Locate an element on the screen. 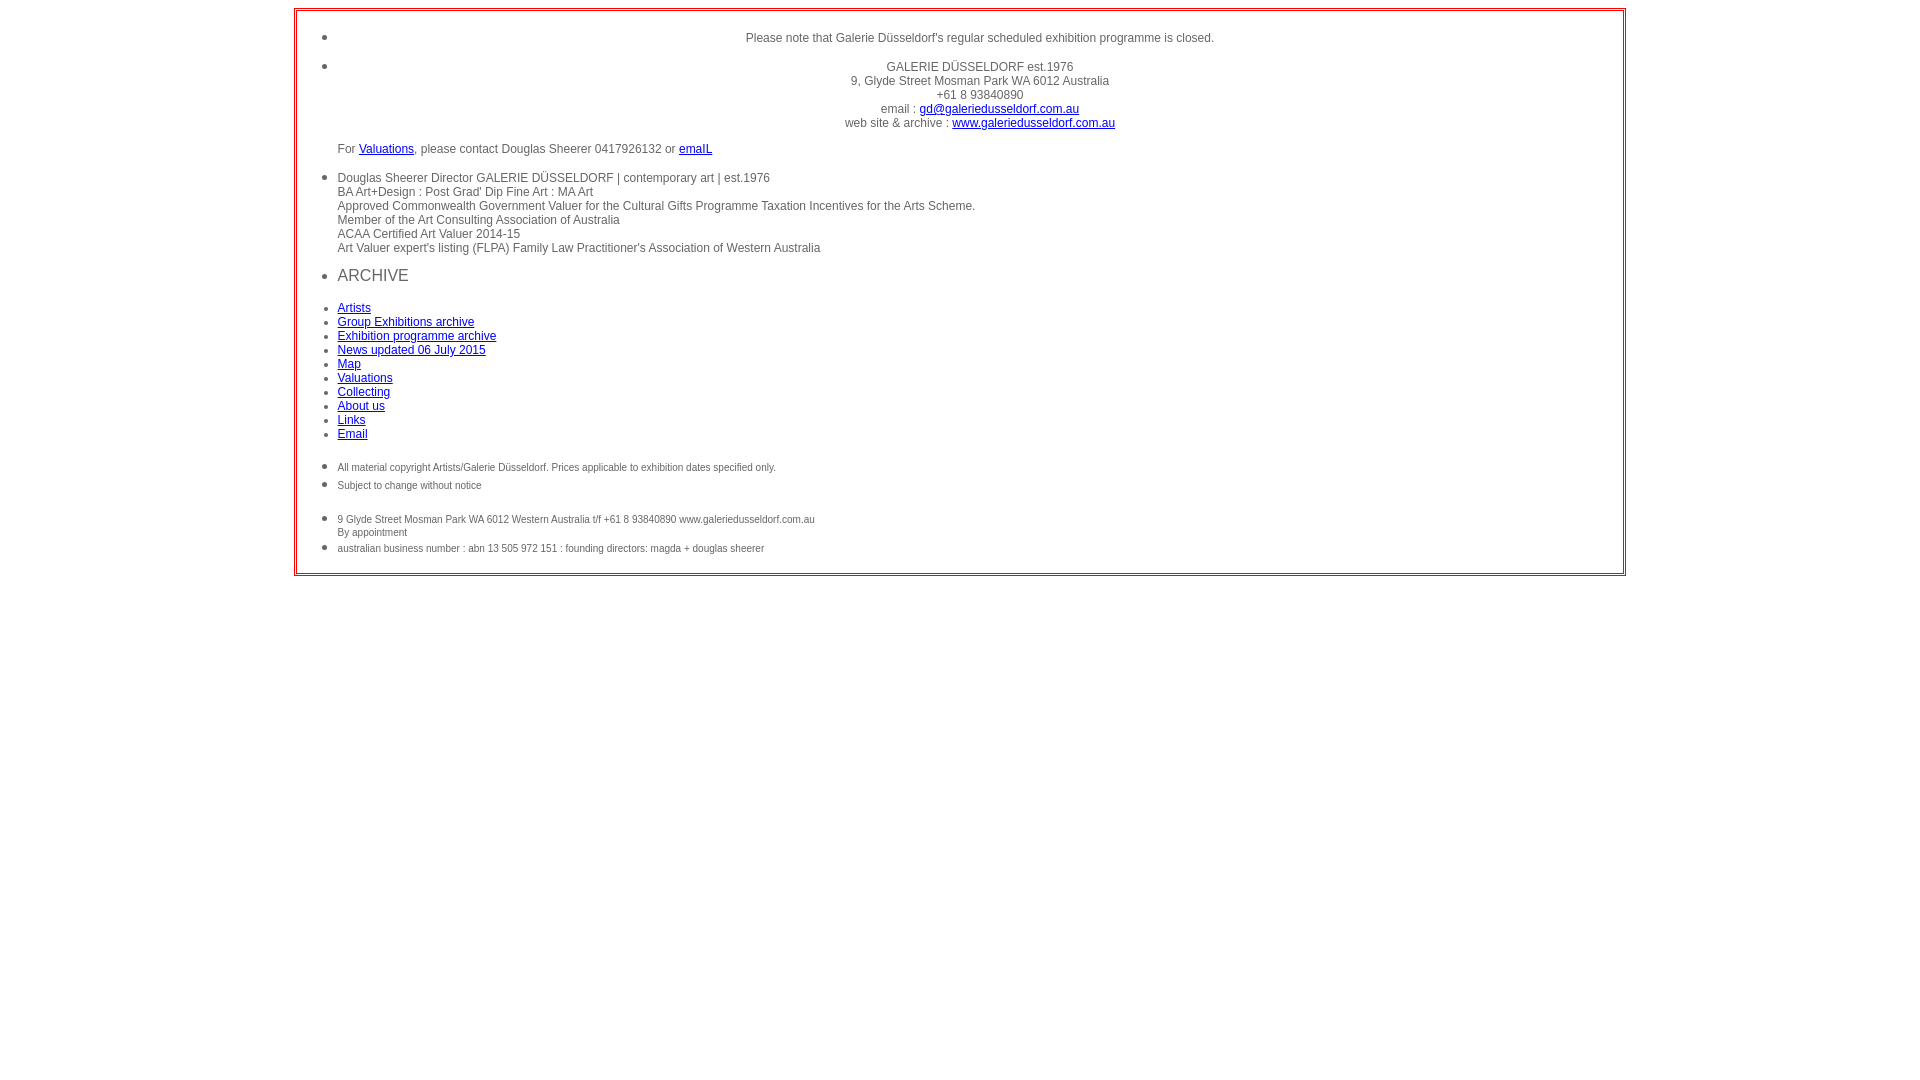  'Email' is located at coordinates (353, 433).